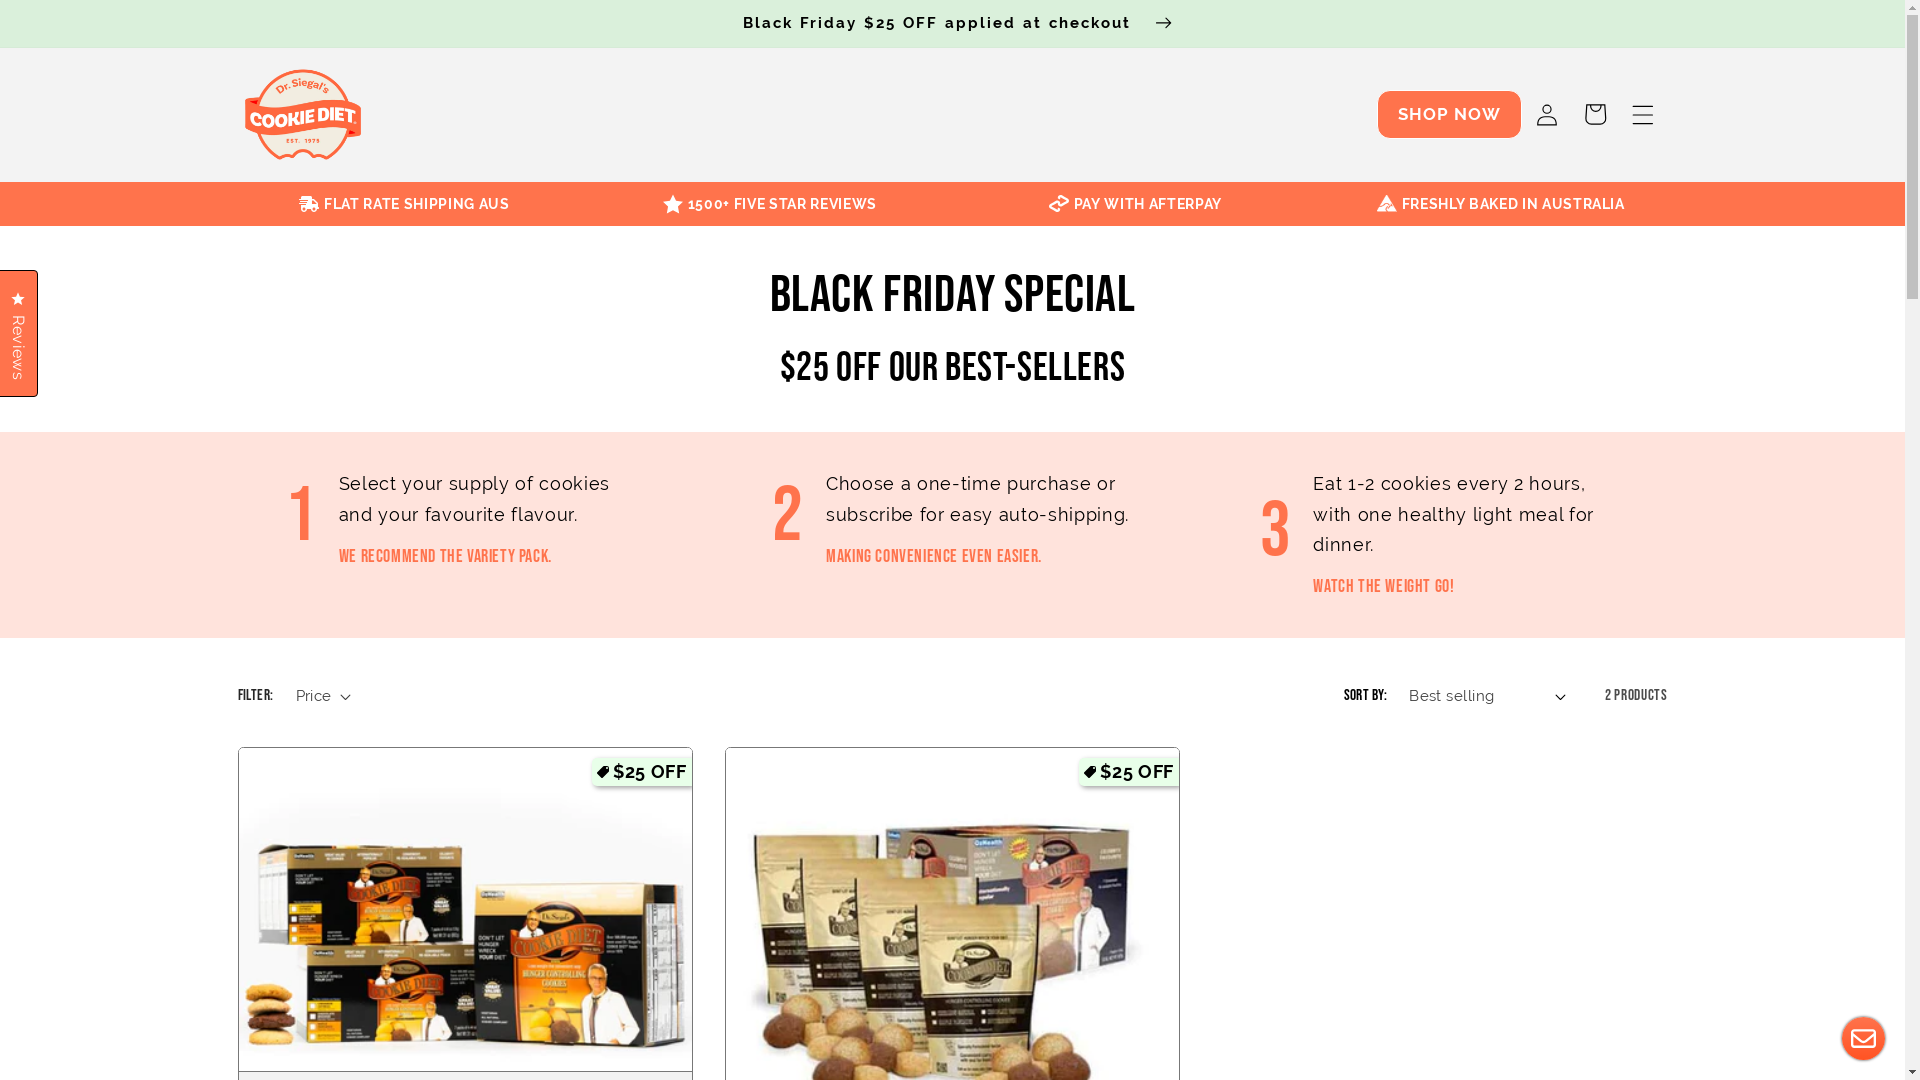 This screenshot has height=1080, width=1920. I want to click on 'Cart', so click(1569, 114).